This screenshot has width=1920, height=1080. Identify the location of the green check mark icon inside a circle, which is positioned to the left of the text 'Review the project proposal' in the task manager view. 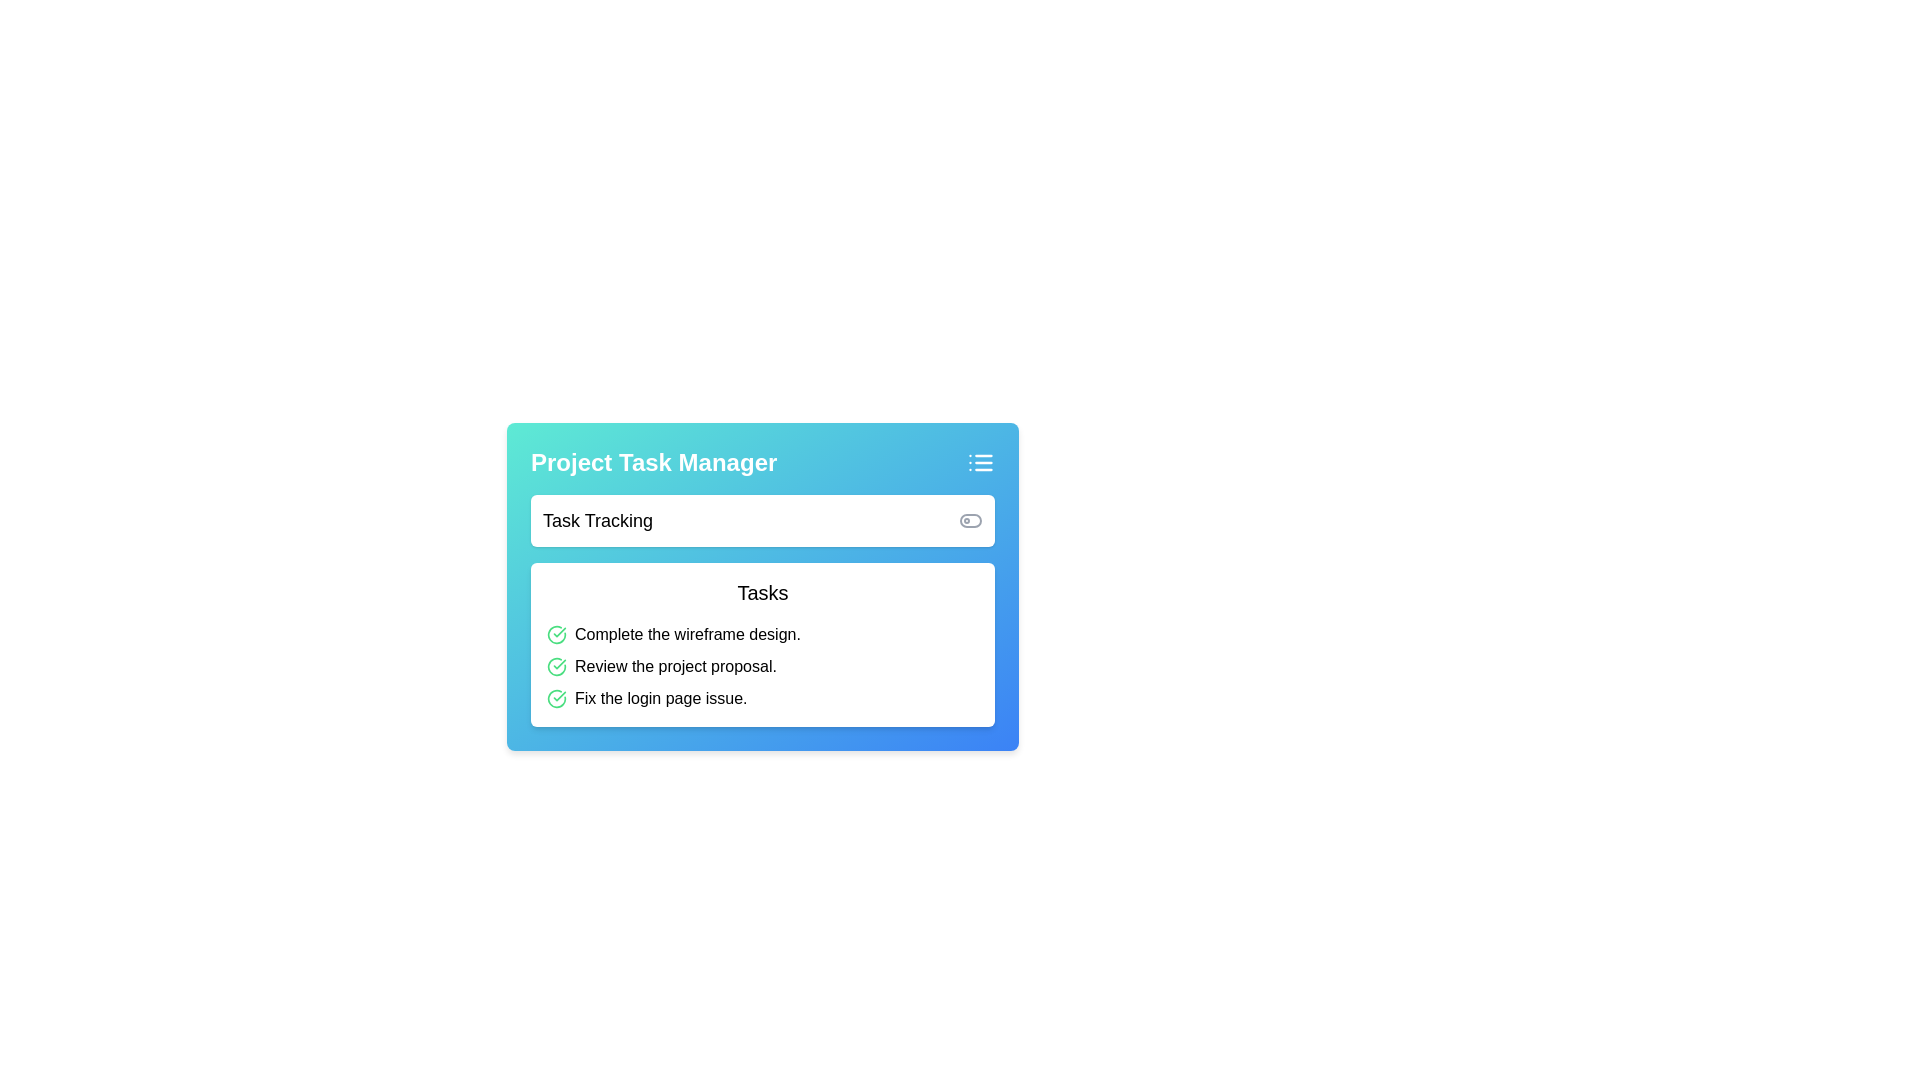
(556, 667).